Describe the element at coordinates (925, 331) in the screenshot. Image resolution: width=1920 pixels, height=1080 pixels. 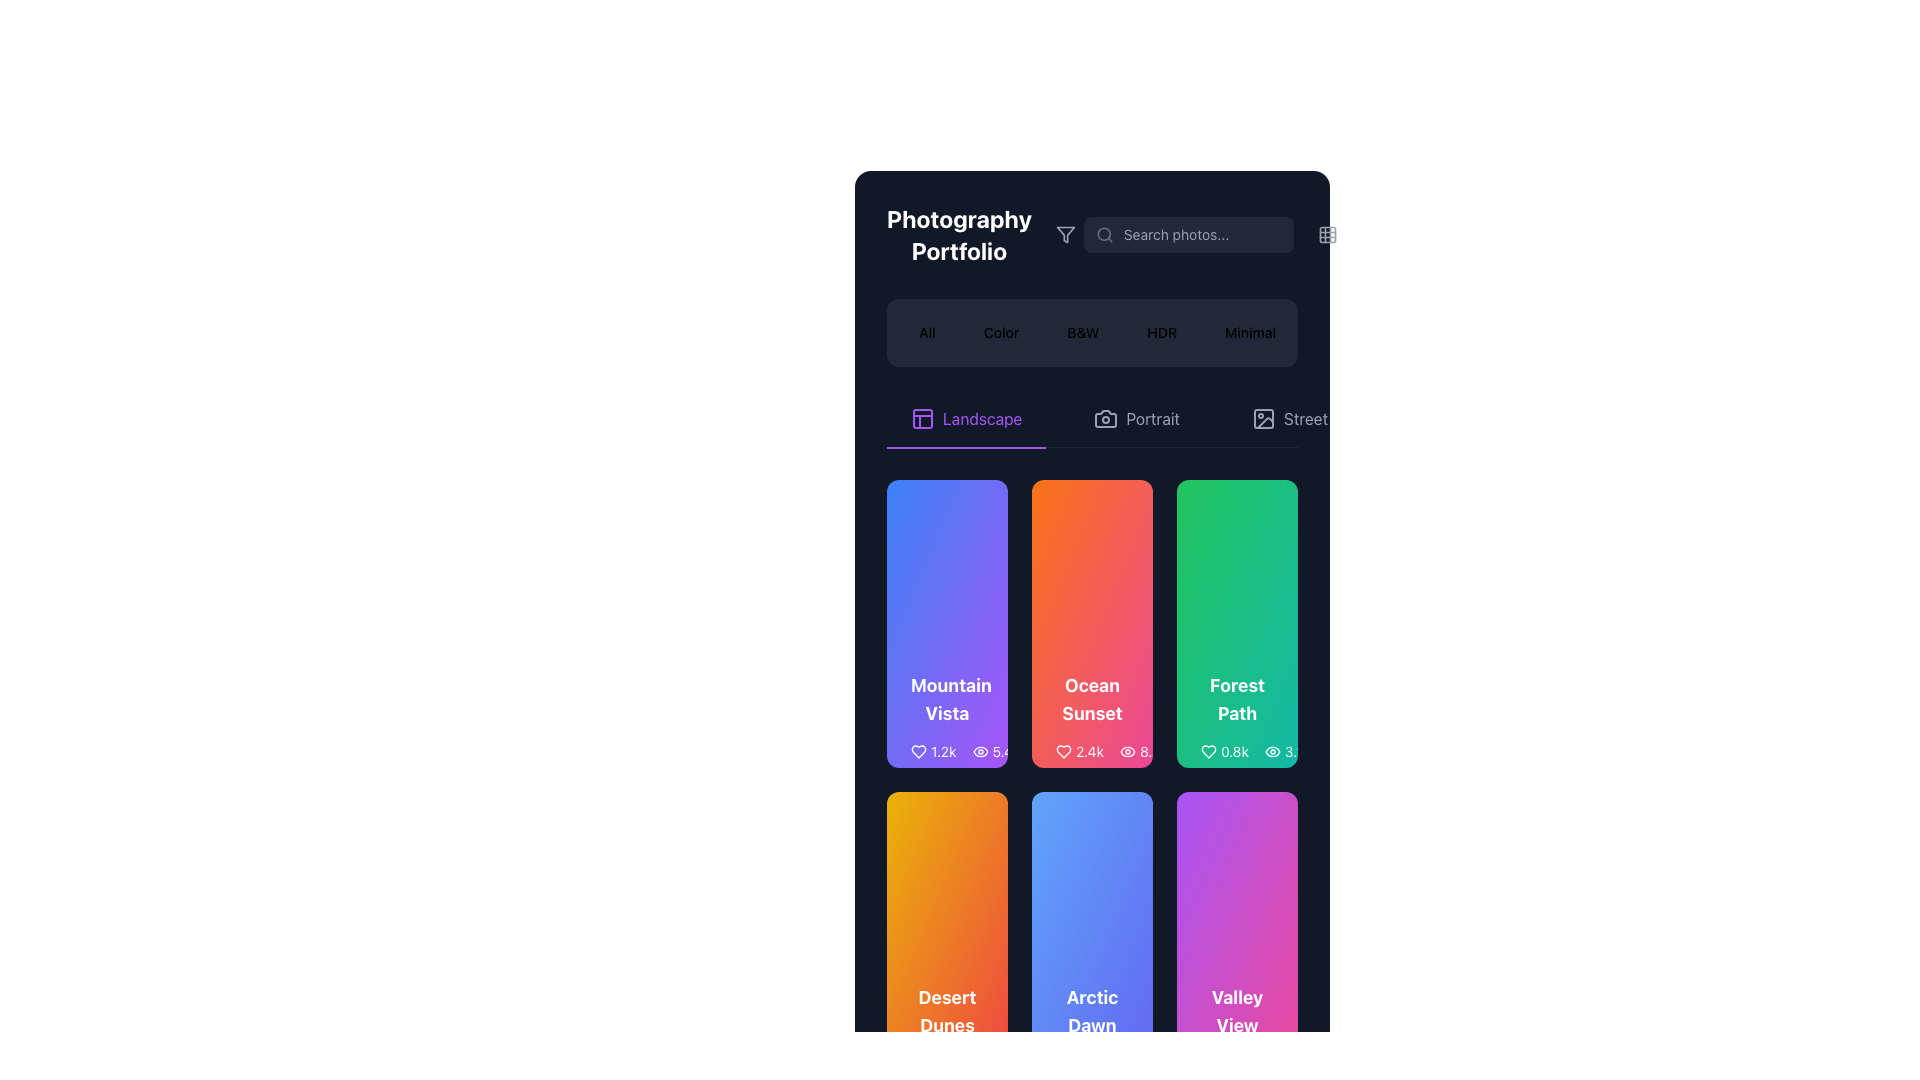
I see `the leftmost button in the horizontal list of filter buttons, labeled 'All'` at that location.